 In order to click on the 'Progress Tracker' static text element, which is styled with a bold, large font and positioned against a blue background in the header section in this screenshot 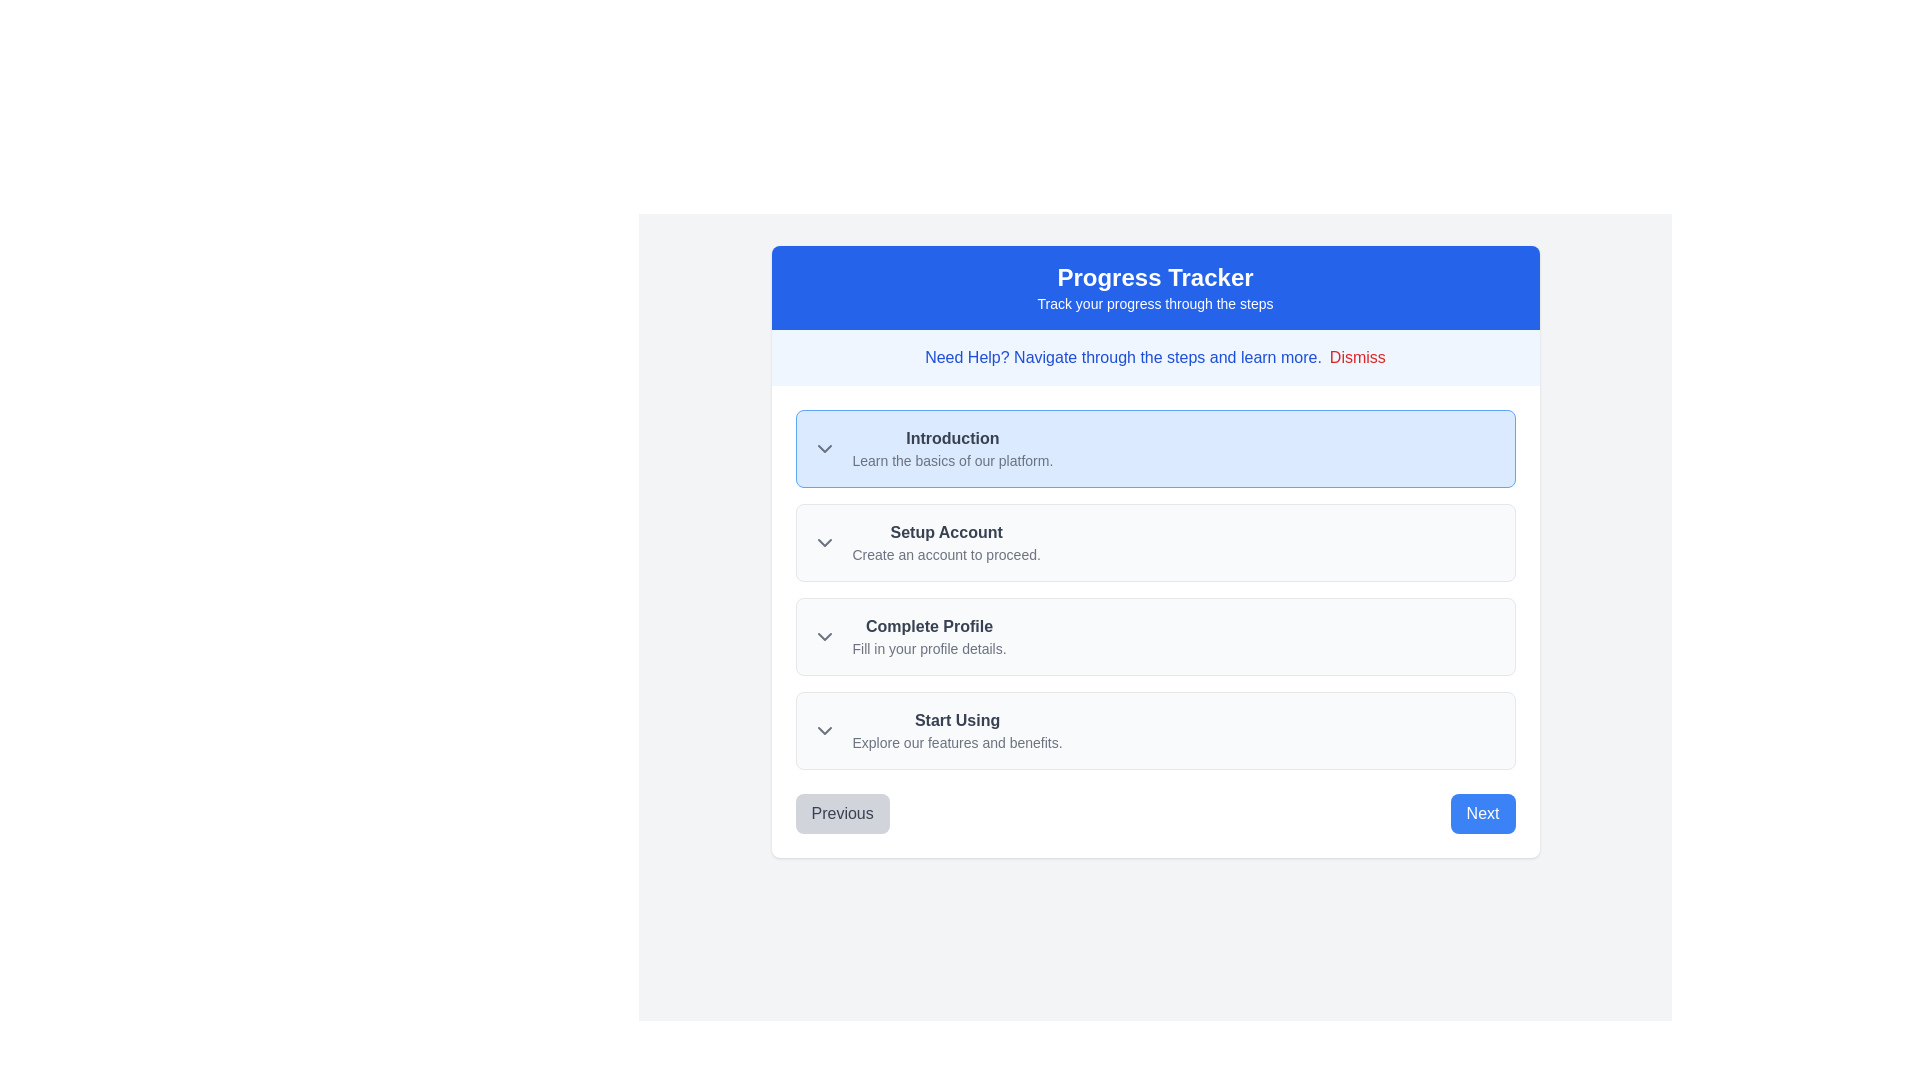, I will do `click(1155, 277)`.